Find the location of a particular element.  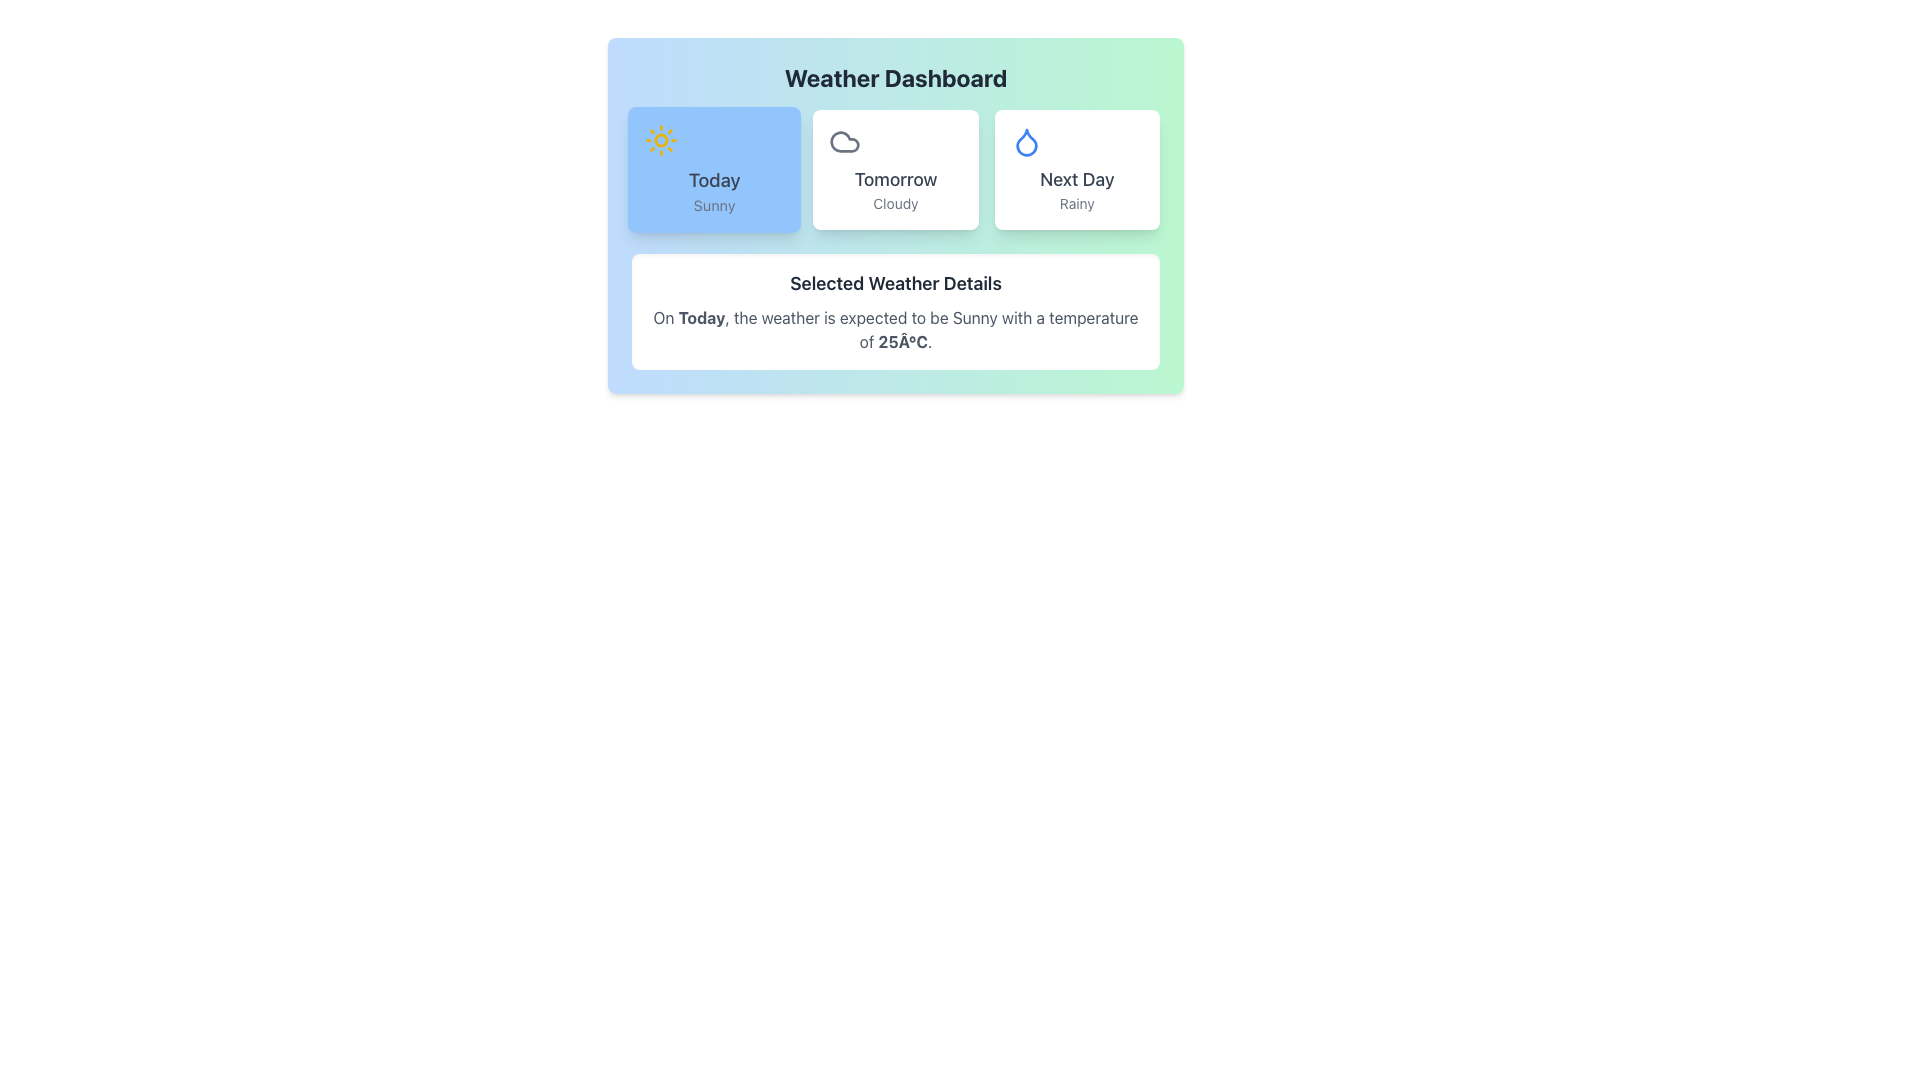

the 'Next Day' text element, which is bold and grayish, located within the third weather information card above the 'Rainy' text is located at coordinates (1076, 180).